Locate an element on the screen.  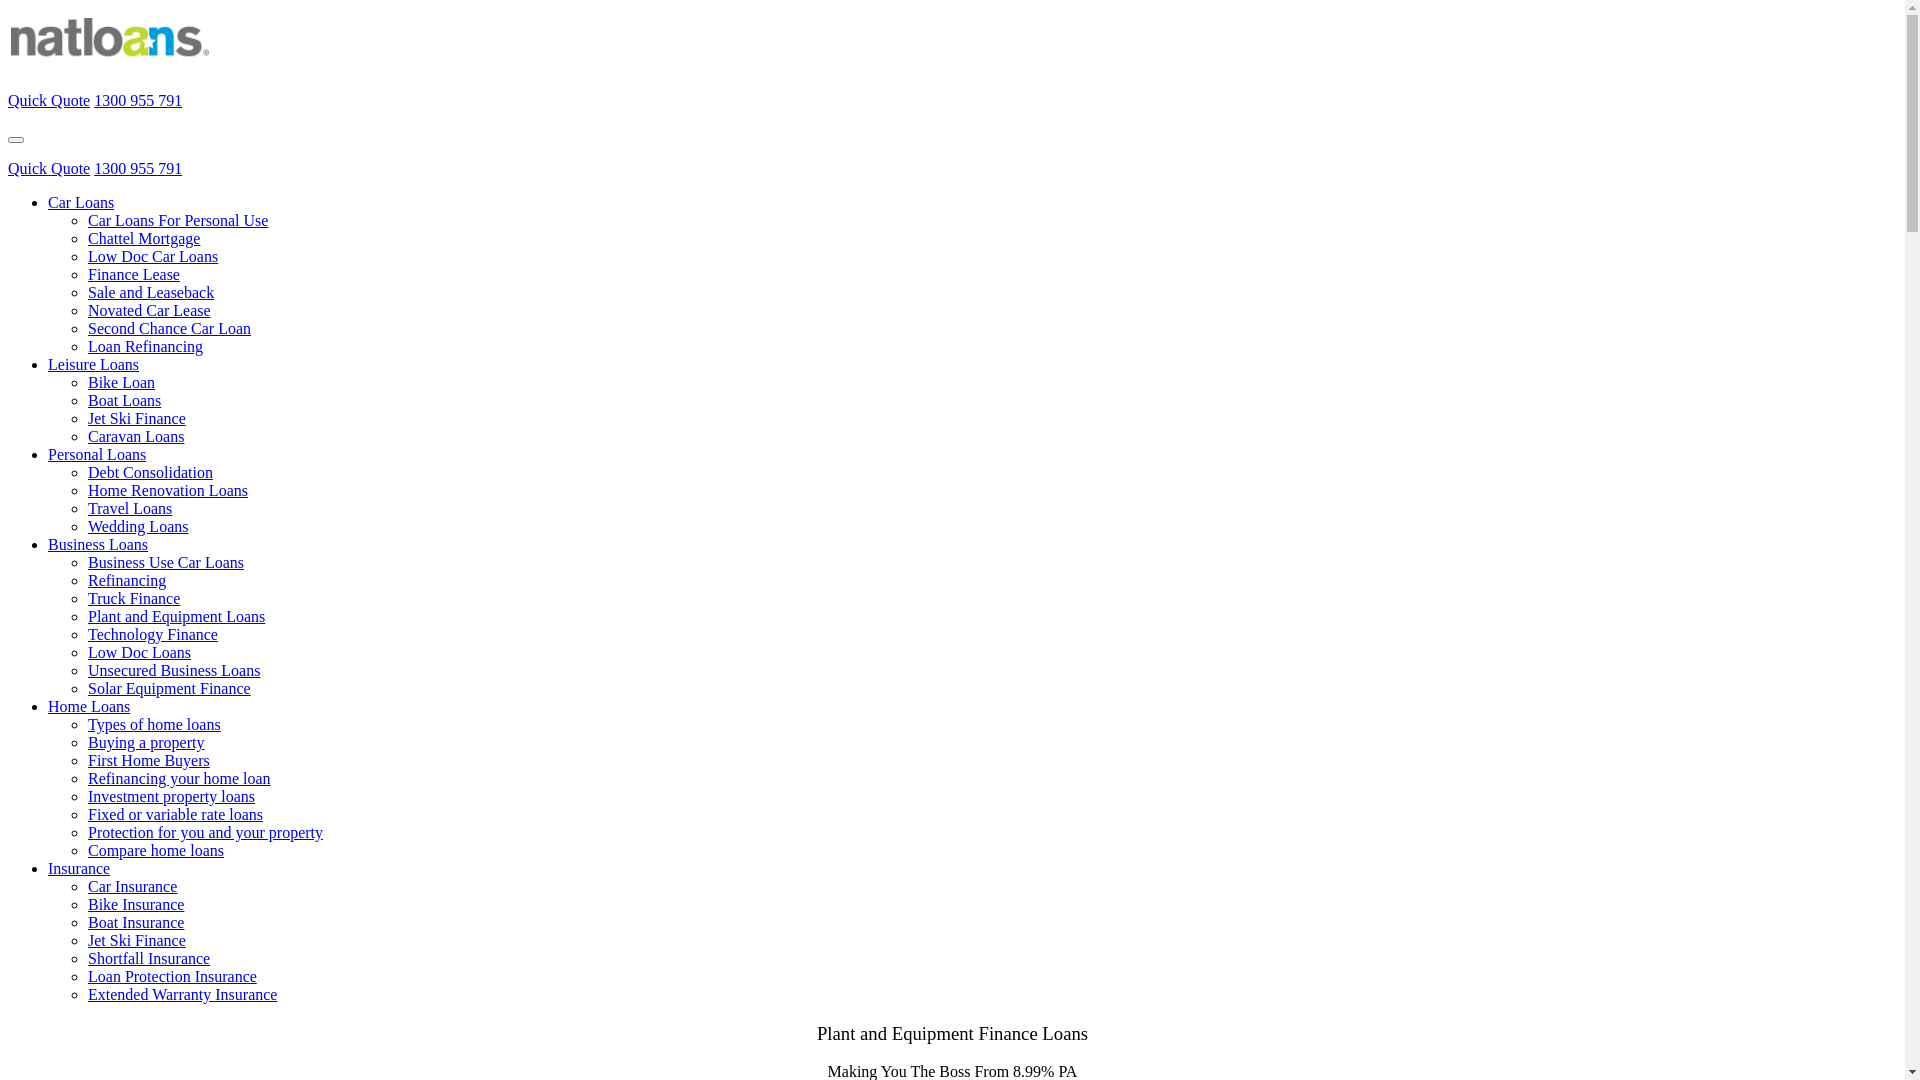
'Protection for you and your property' is located at coordinates (205, 832).